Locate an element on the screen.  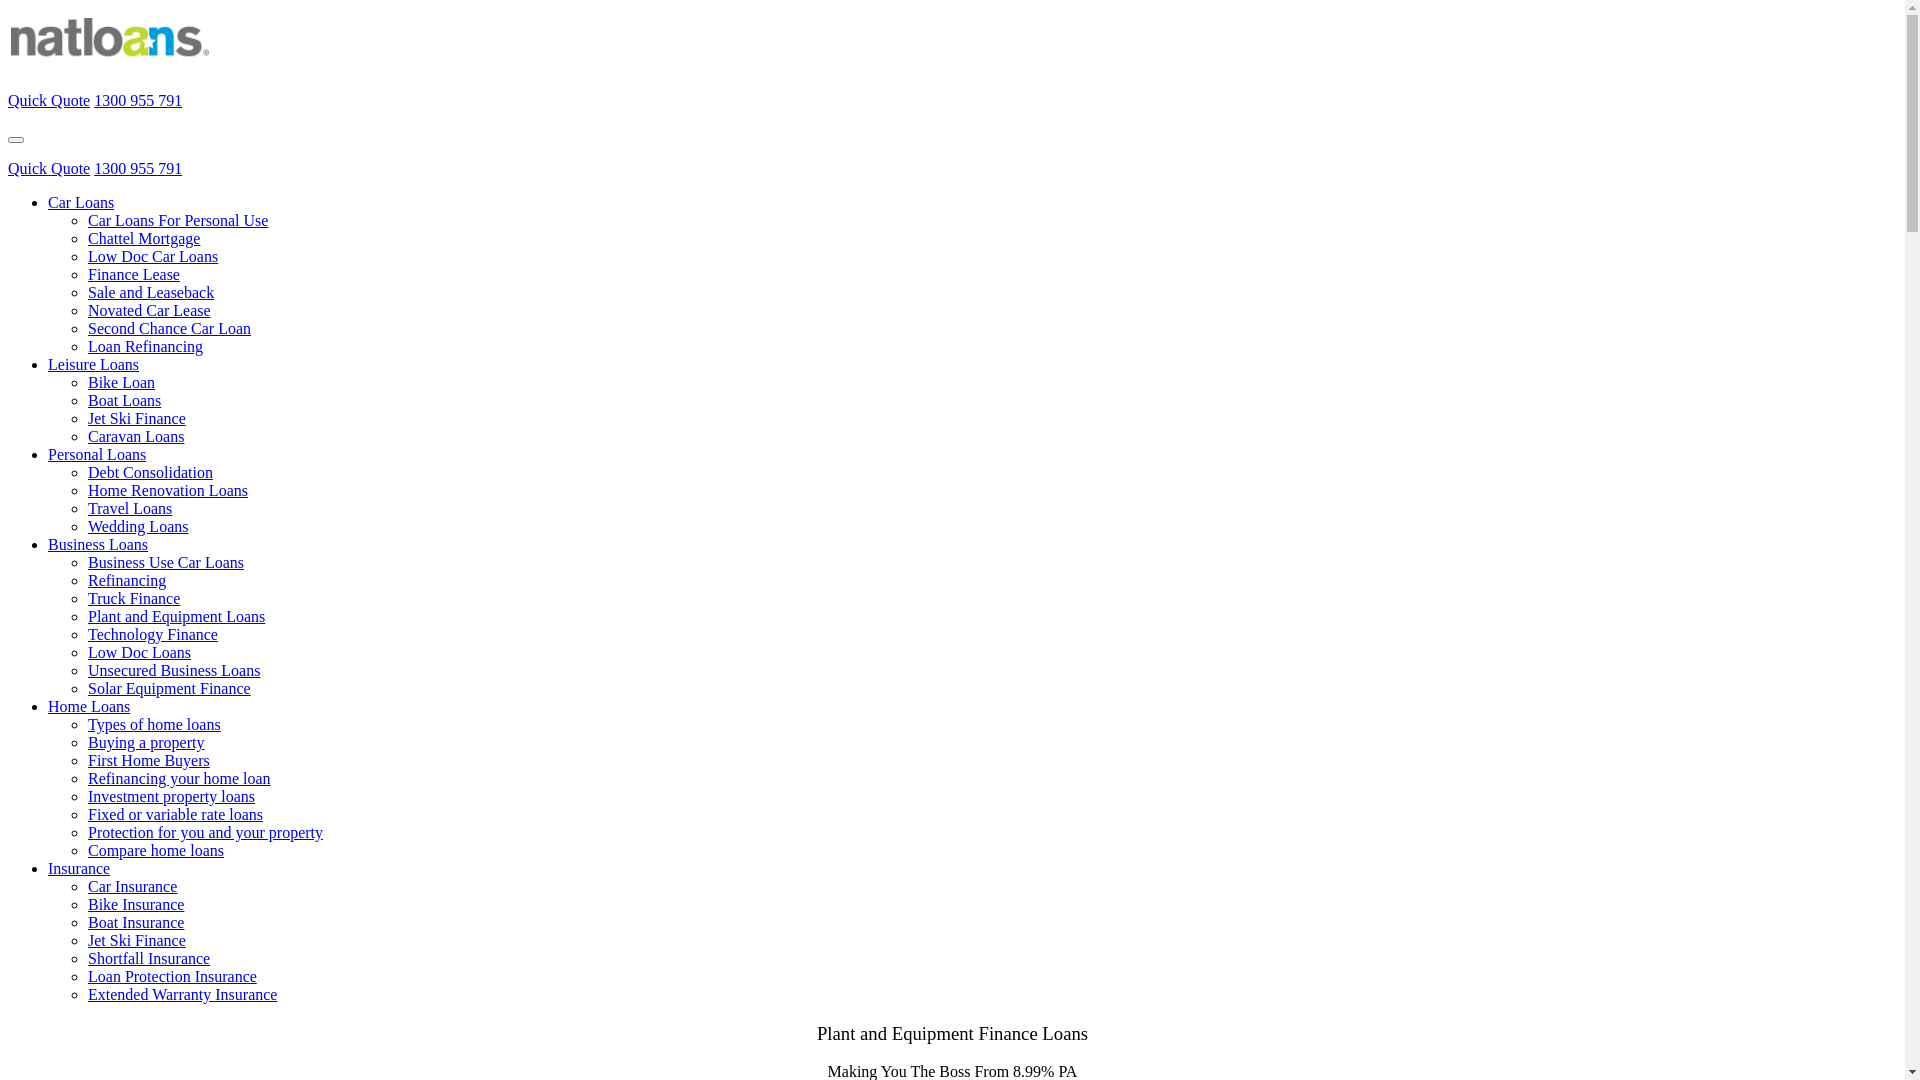
'Protection for you and your property' is located at coordinates (205, 832).